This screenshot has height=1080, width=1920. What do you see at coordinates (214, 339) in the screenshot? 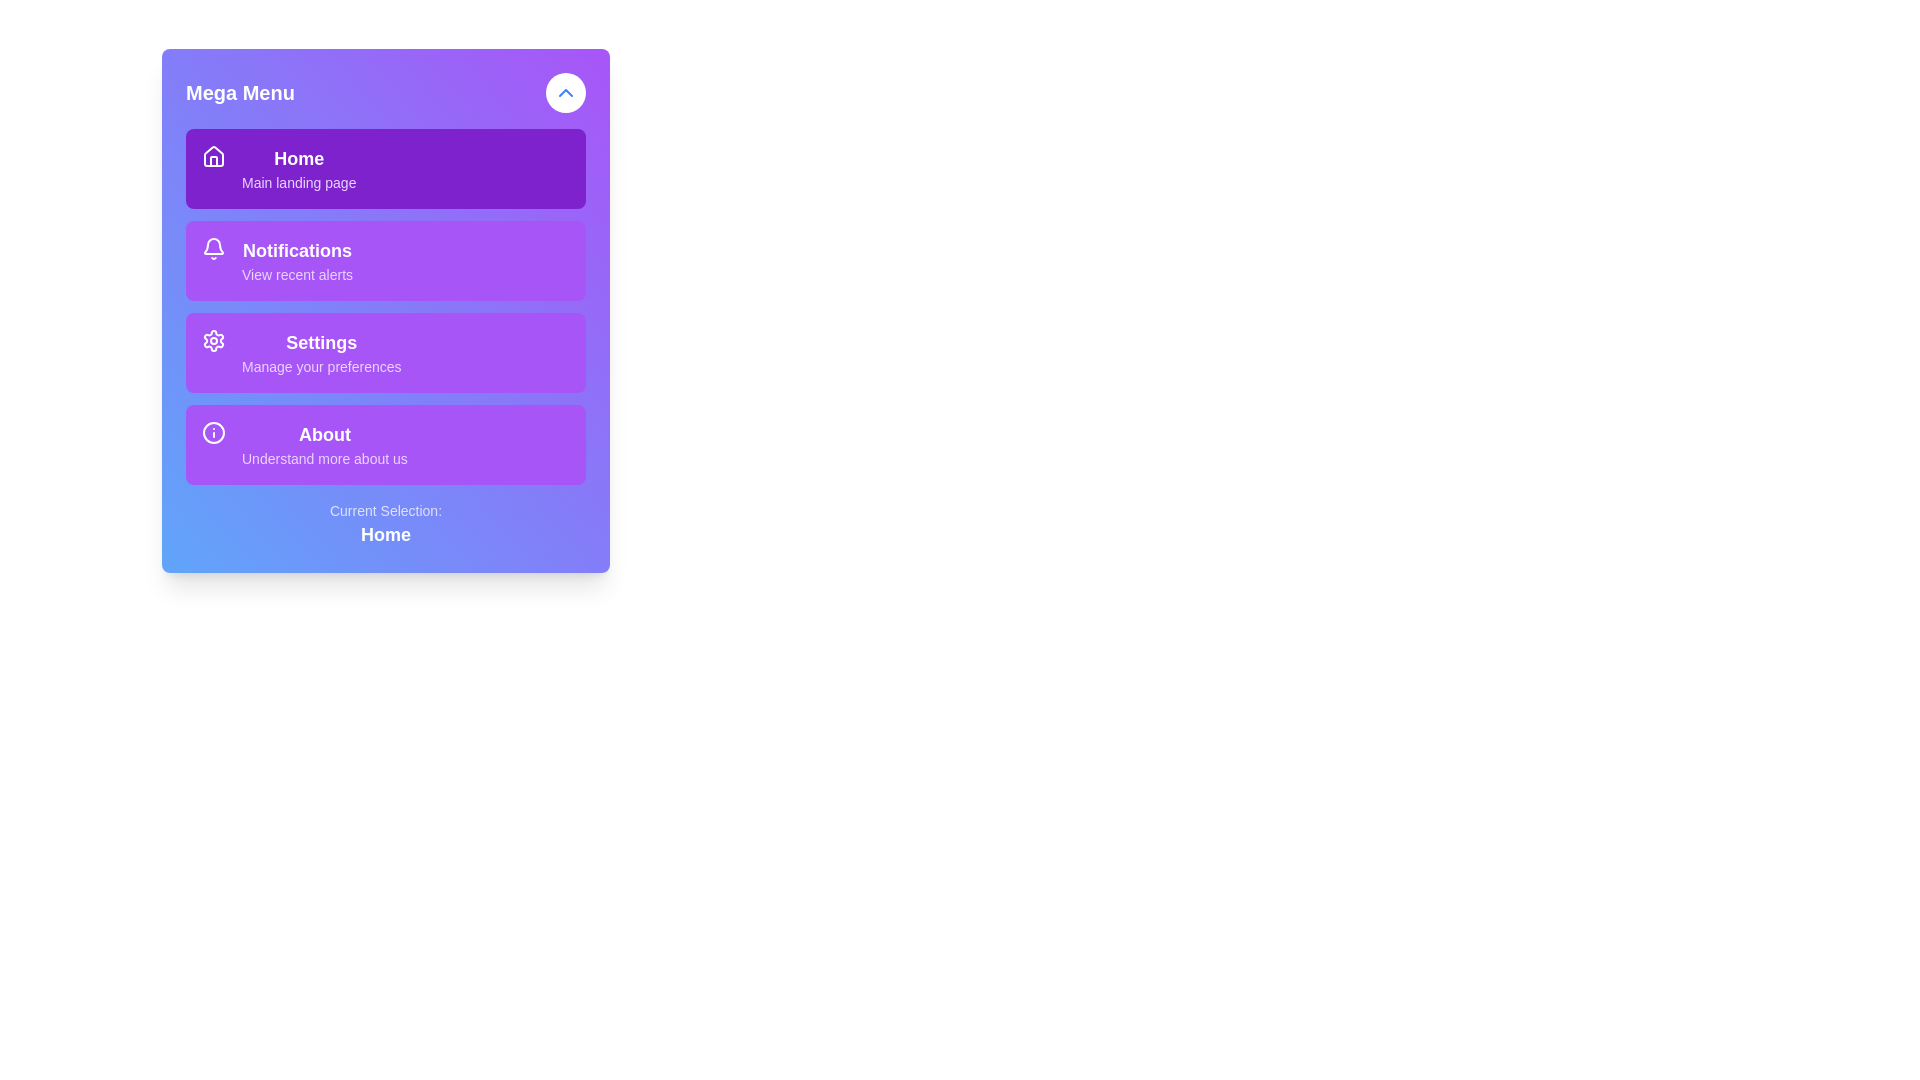
I see `the 'Settings' icon in the Mega Menu, which symbolizes configuration or preference management` at bounding box center [214, 339].